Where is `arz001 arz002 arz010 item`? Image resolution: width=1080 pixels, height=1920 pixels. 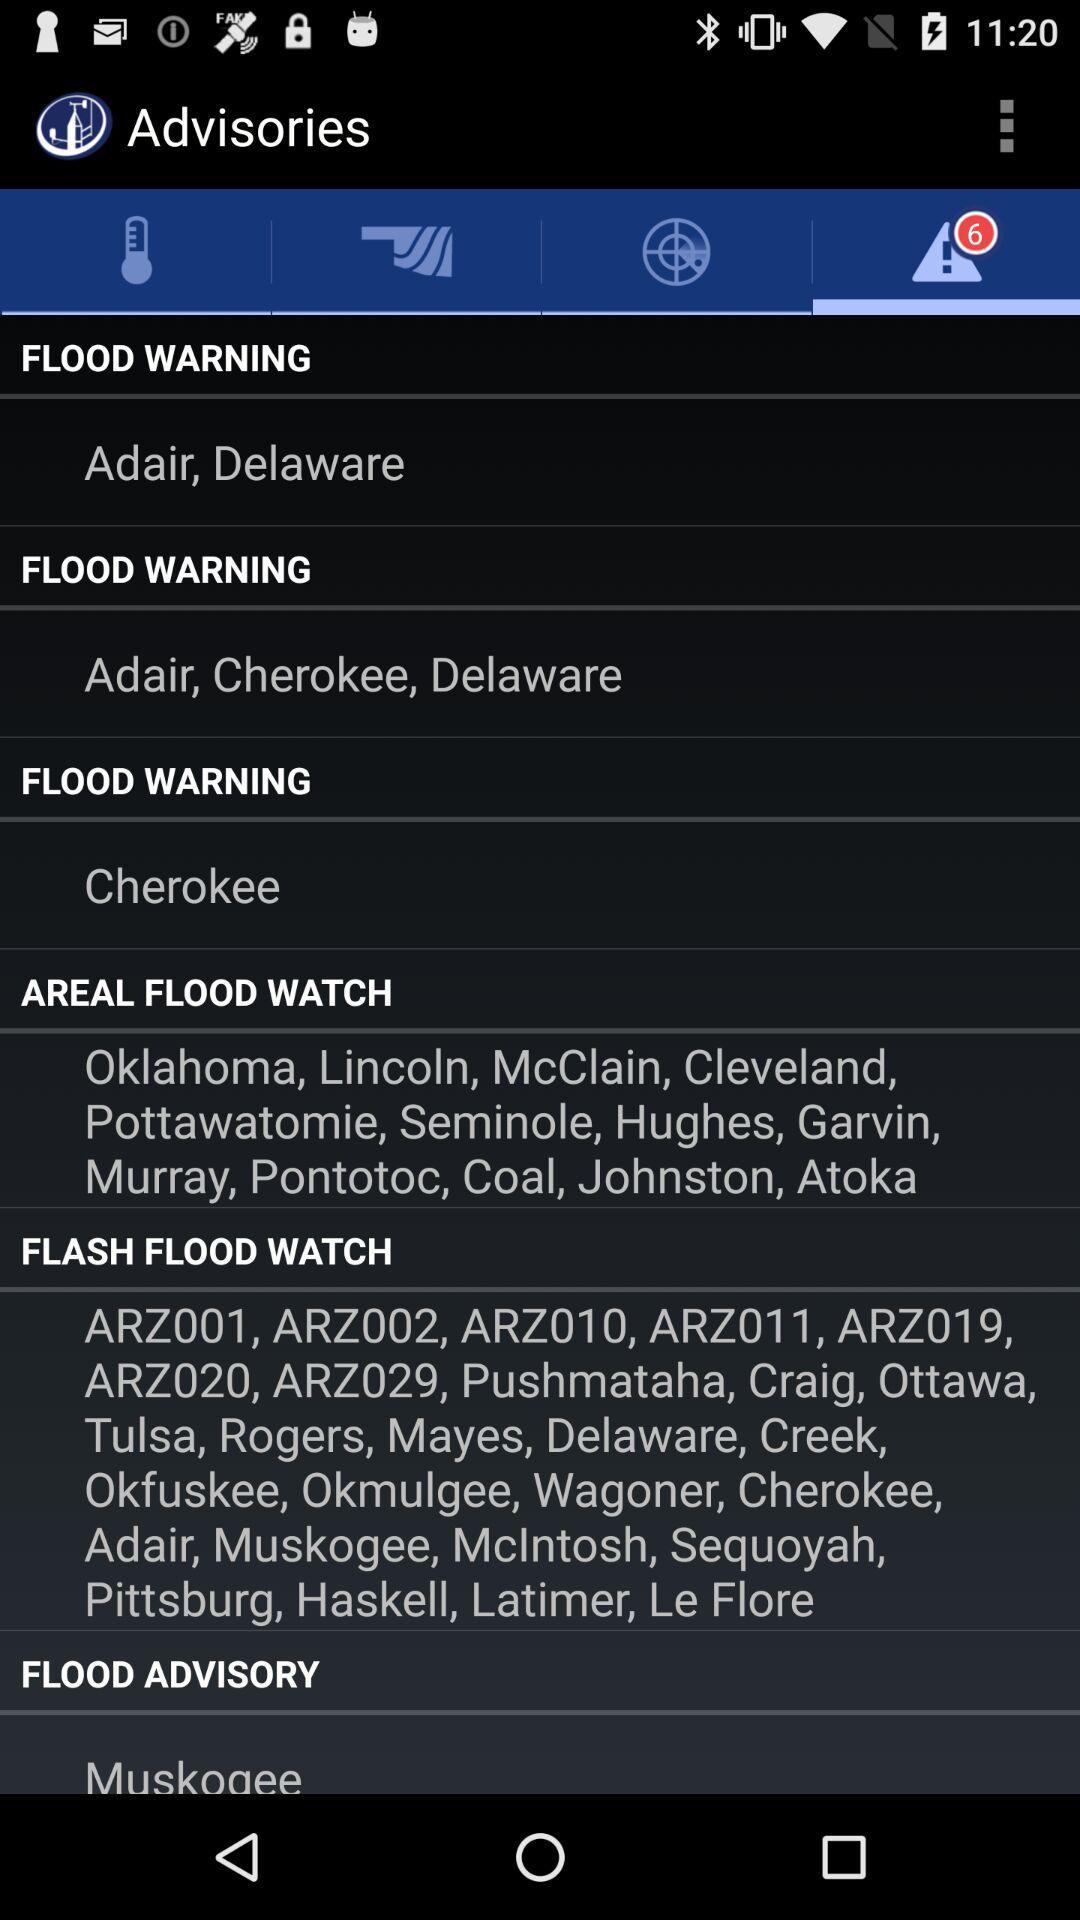
arz001 arz002 arz010 item is located at coordinates (540, 1460).